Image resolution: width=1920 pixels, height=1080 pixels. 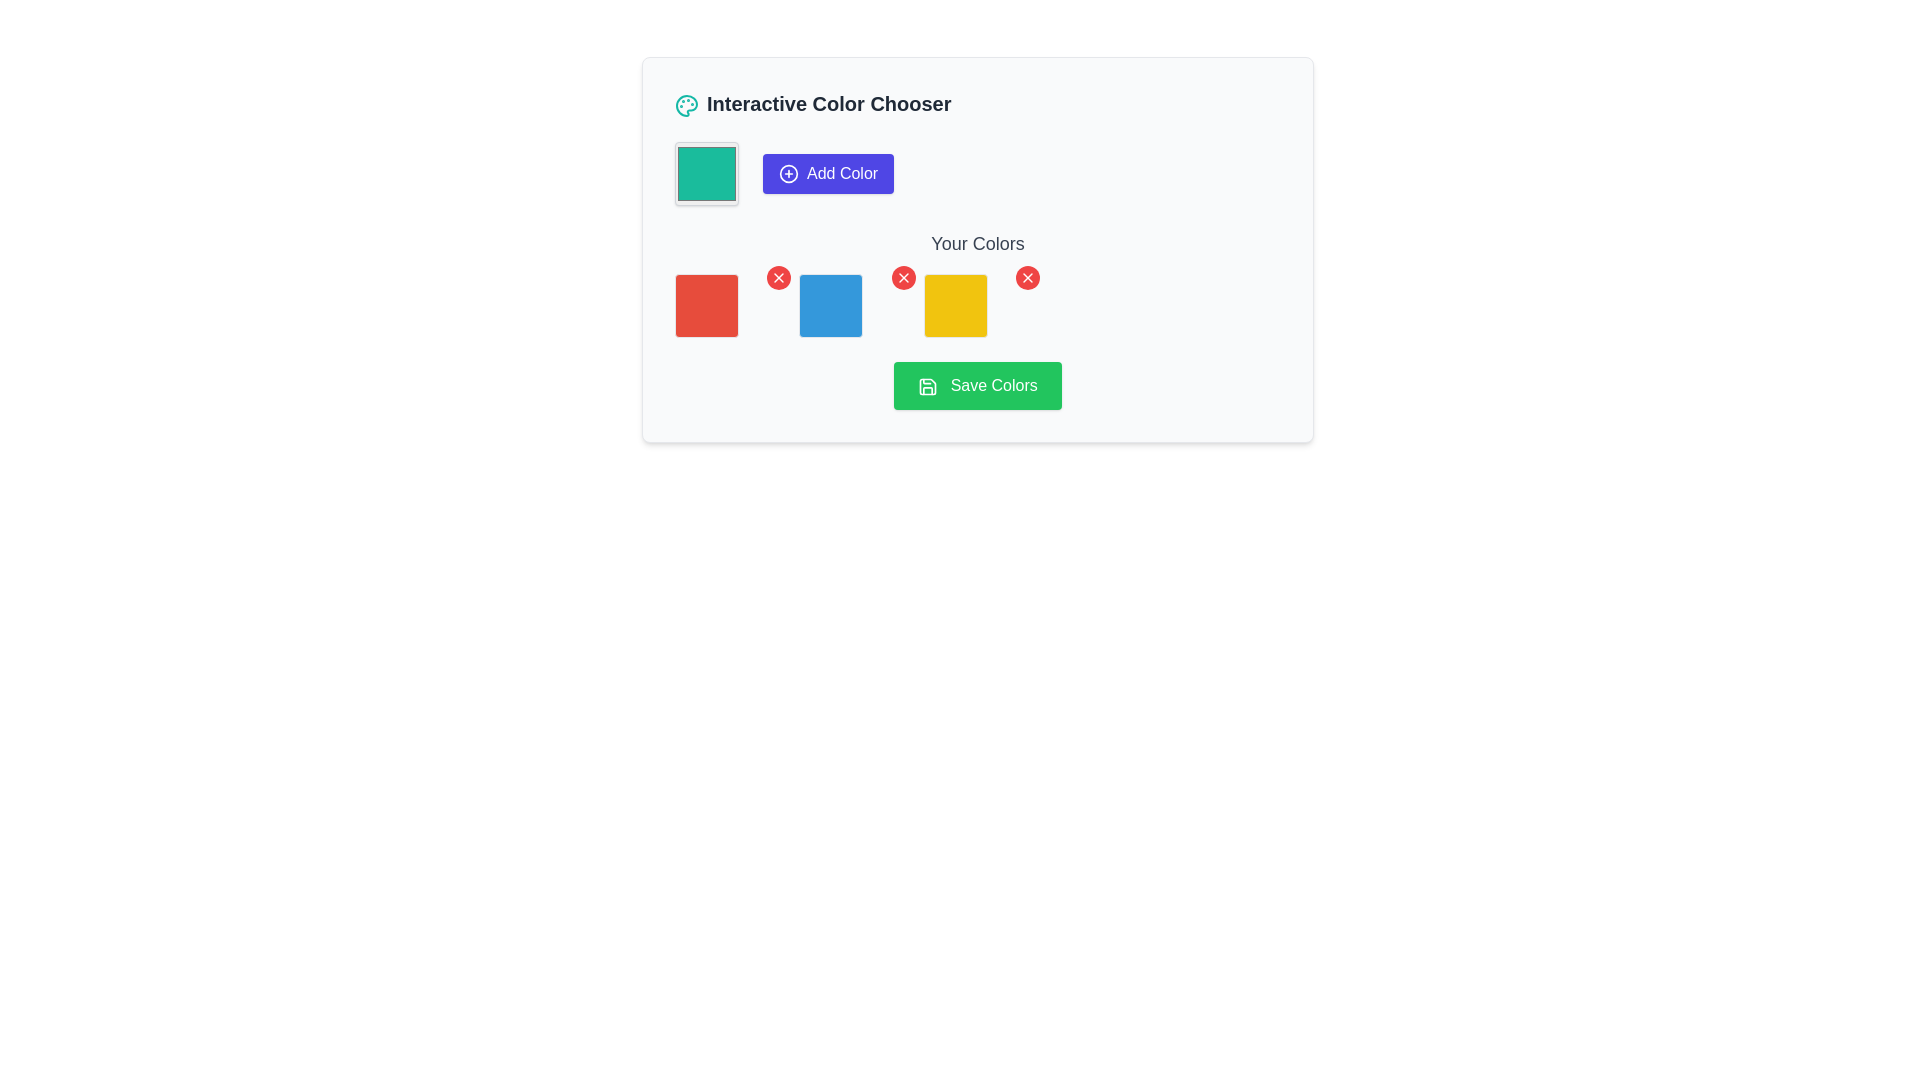 What do you see at coordinates (978, 385) in the screenshot?
I see `the green rectangular 'Save Colors' button with a white save icon, located at the bottom center of the 'Interactive Color Chooser' section` at bounding box center [978, 385].